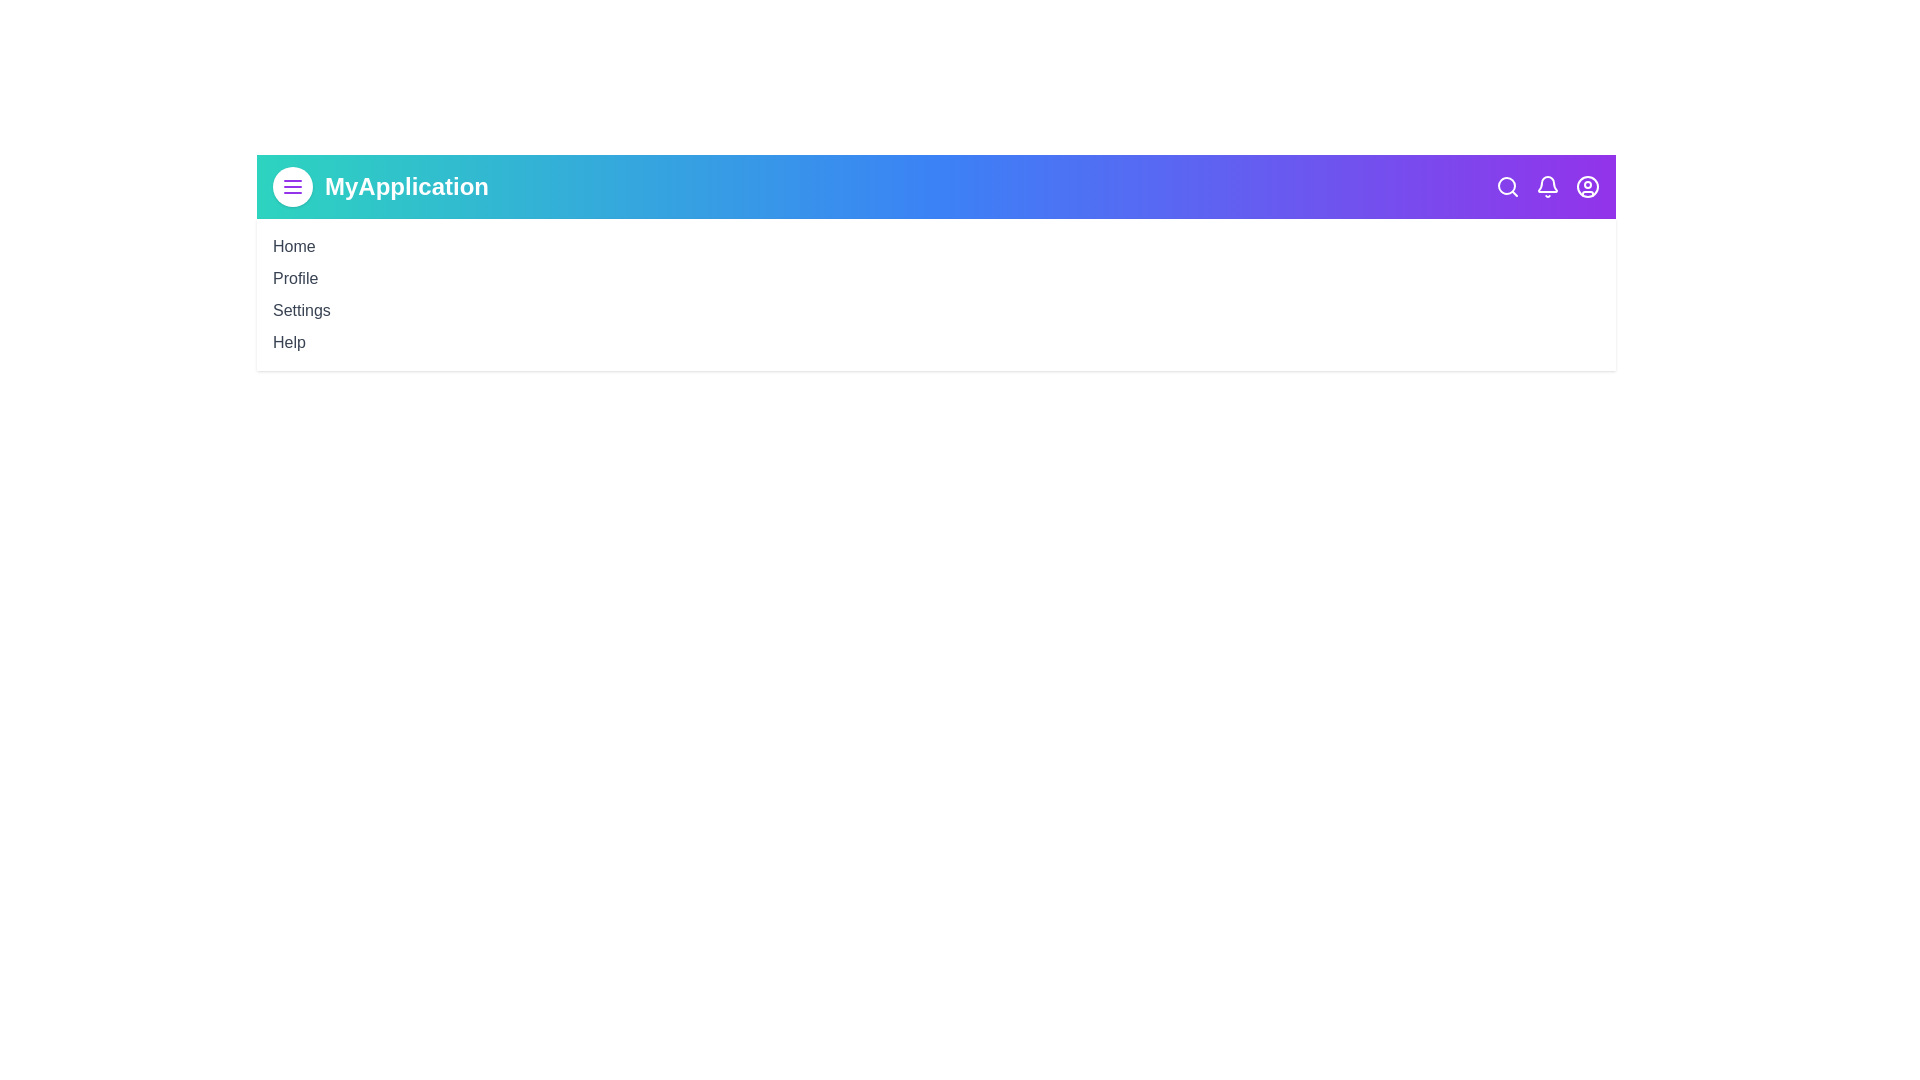  Describe the element at coordinates (287, 341) in the screenshot. I see `the Help navigation link` at that location.